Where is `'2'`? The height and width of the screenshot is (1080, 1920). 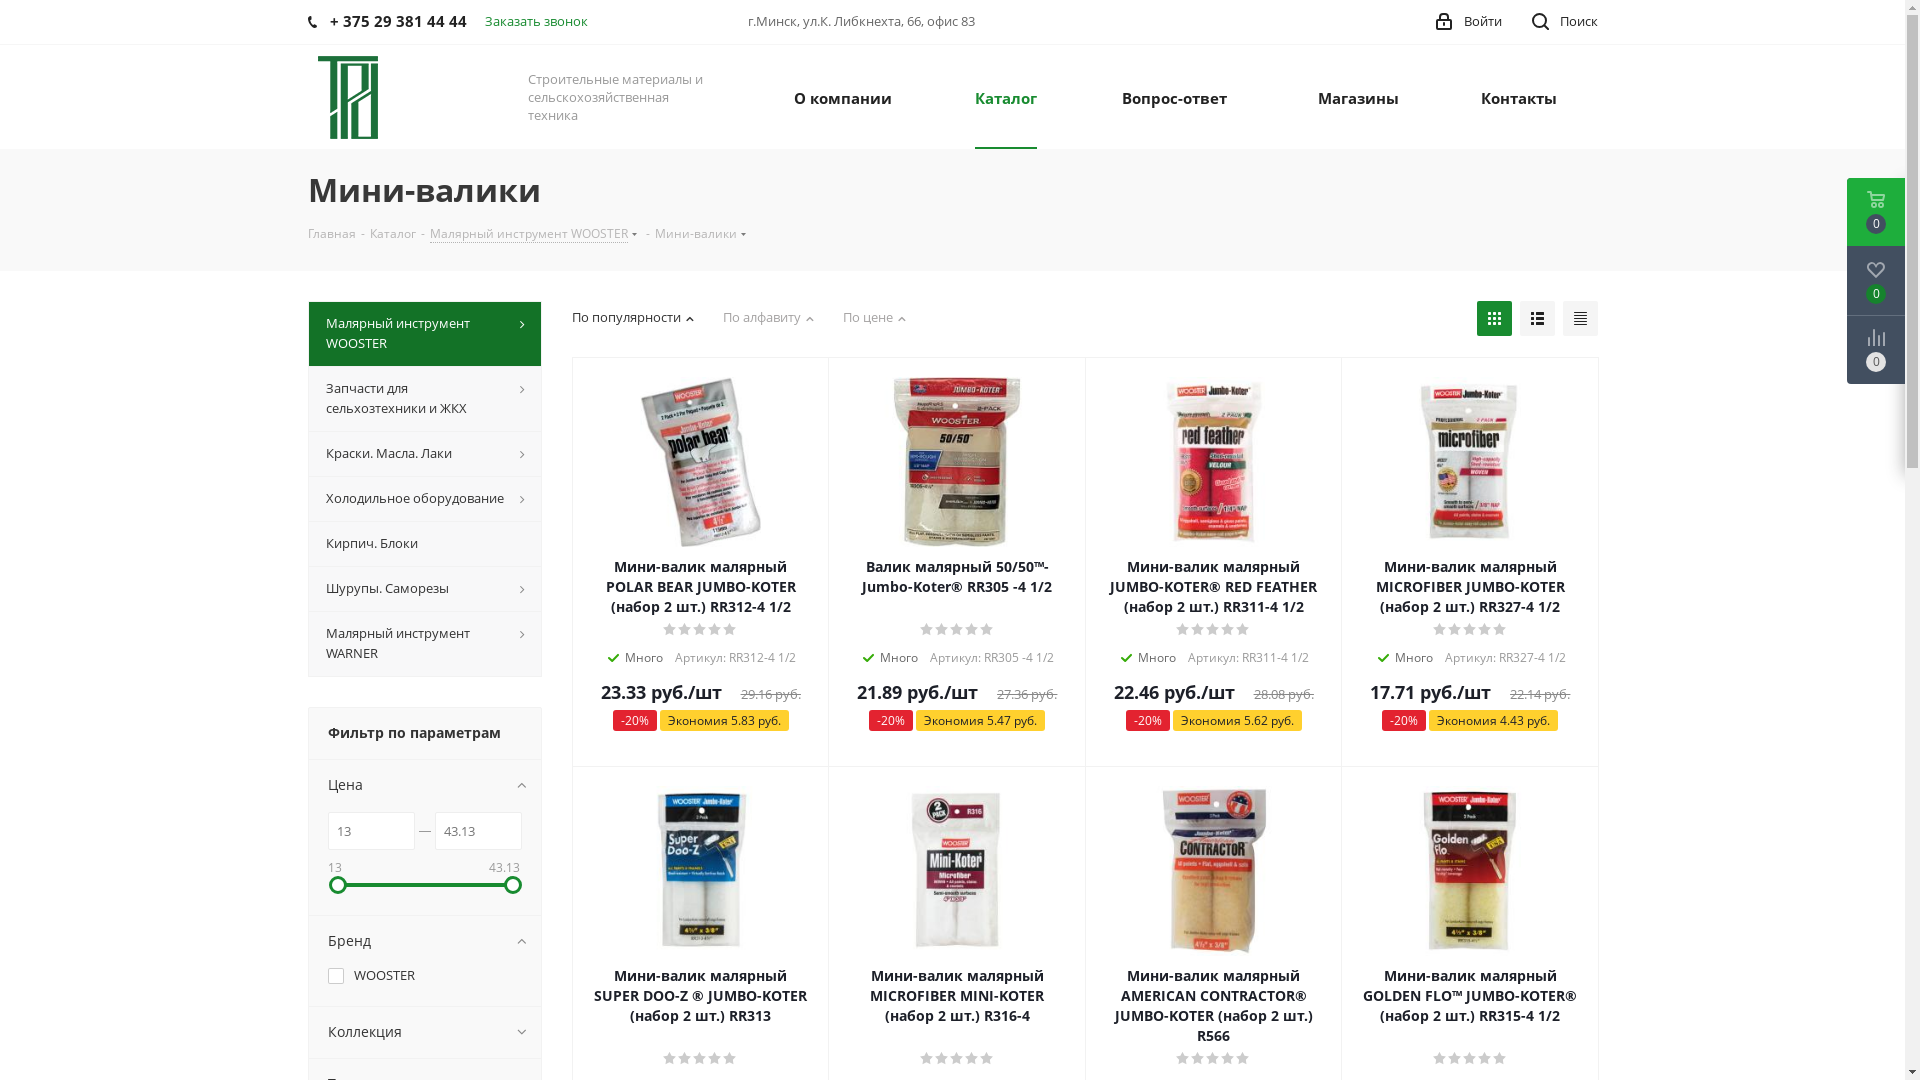
'2' is located at coordinates (685, 628).